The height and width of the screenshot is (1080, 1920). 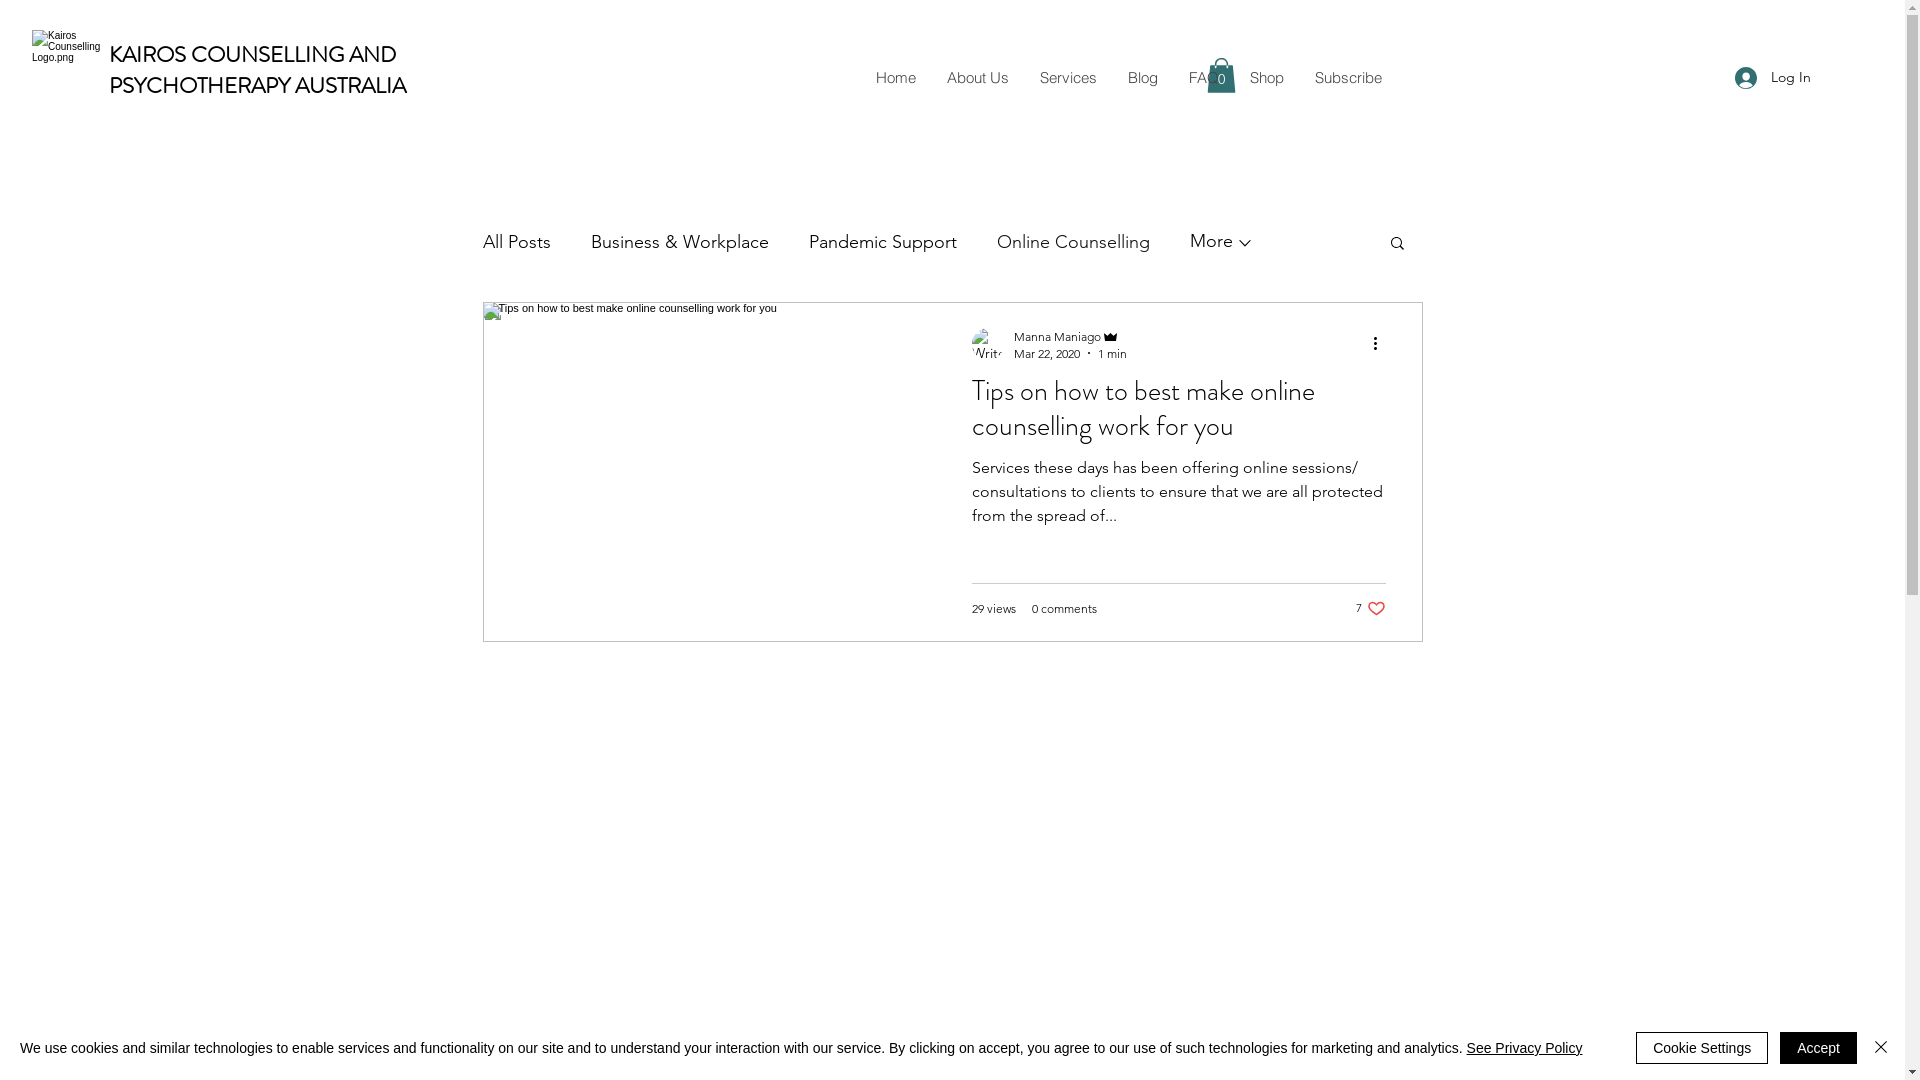 I want to click on 'Tips on how to best make online counselling work for you', so click(x=1179, y=413).